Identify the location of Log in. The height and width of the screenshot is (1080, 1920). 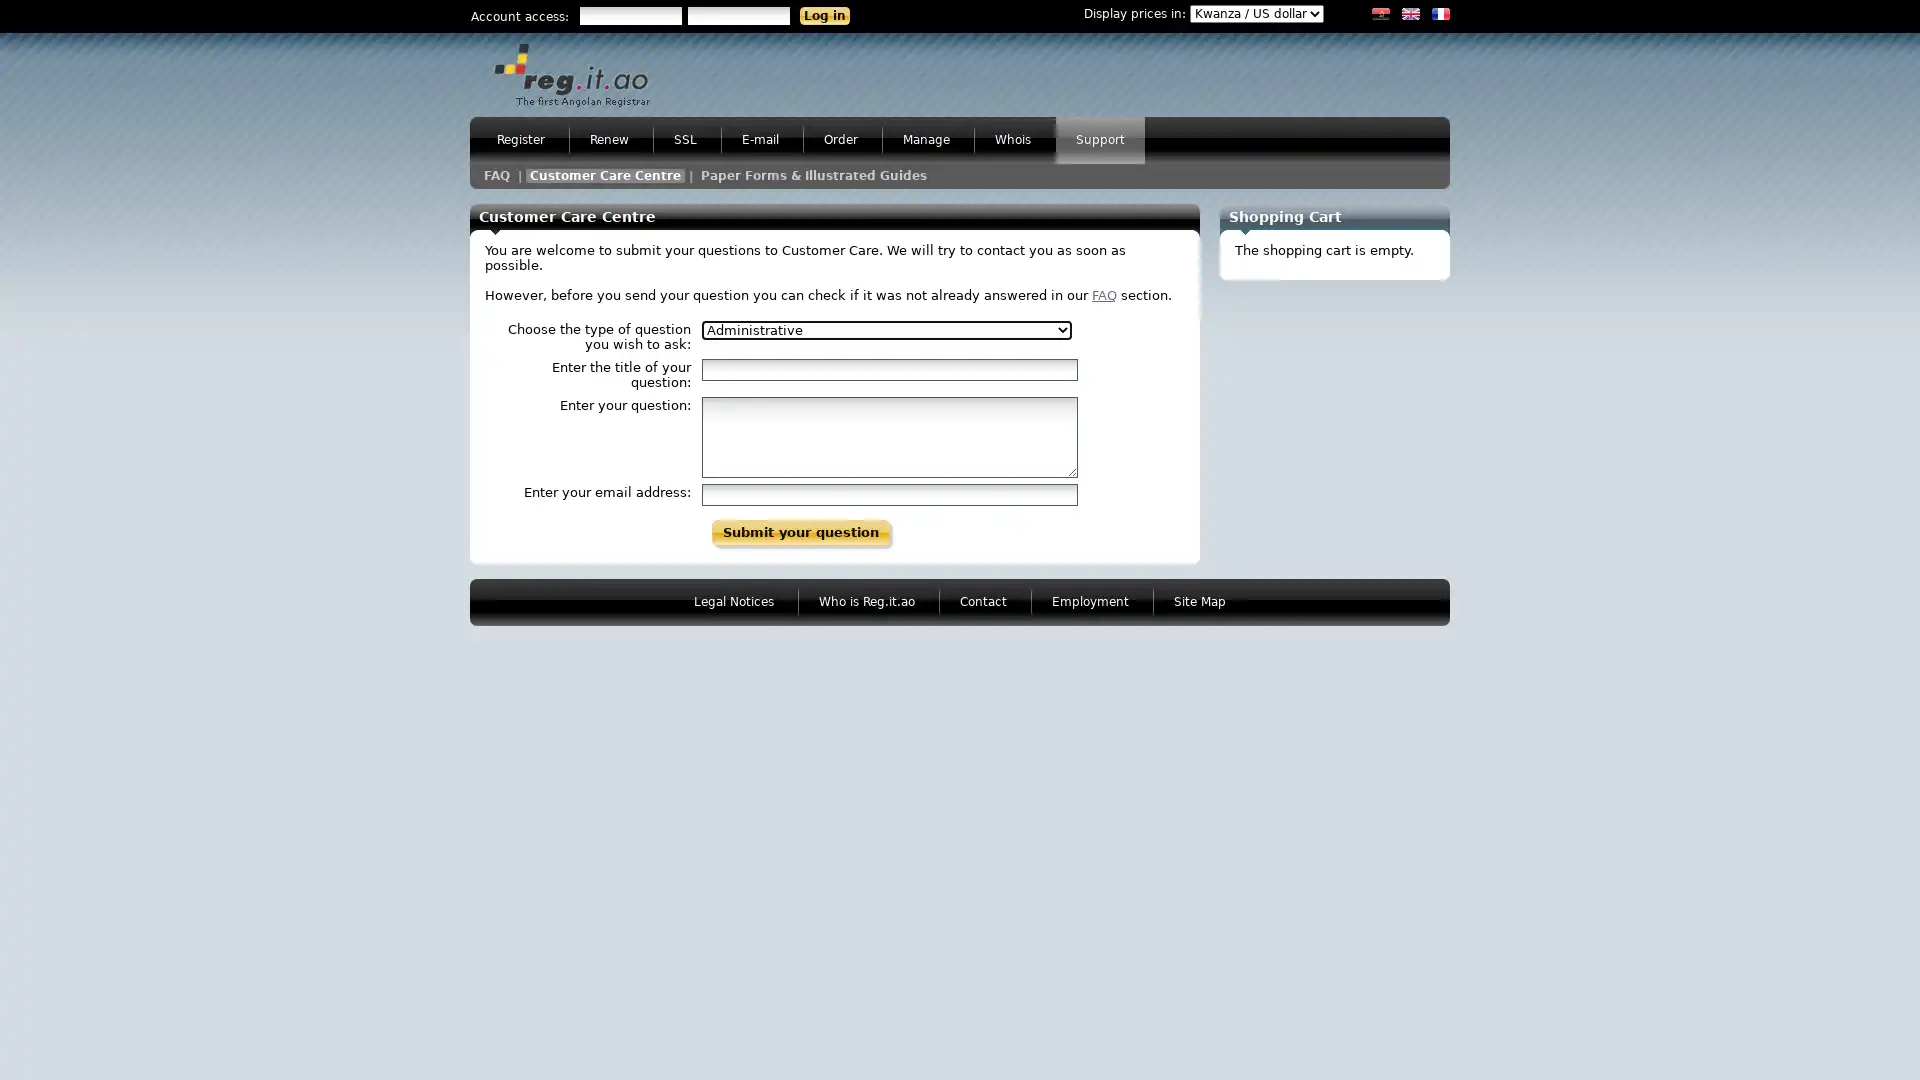
(825, 15).